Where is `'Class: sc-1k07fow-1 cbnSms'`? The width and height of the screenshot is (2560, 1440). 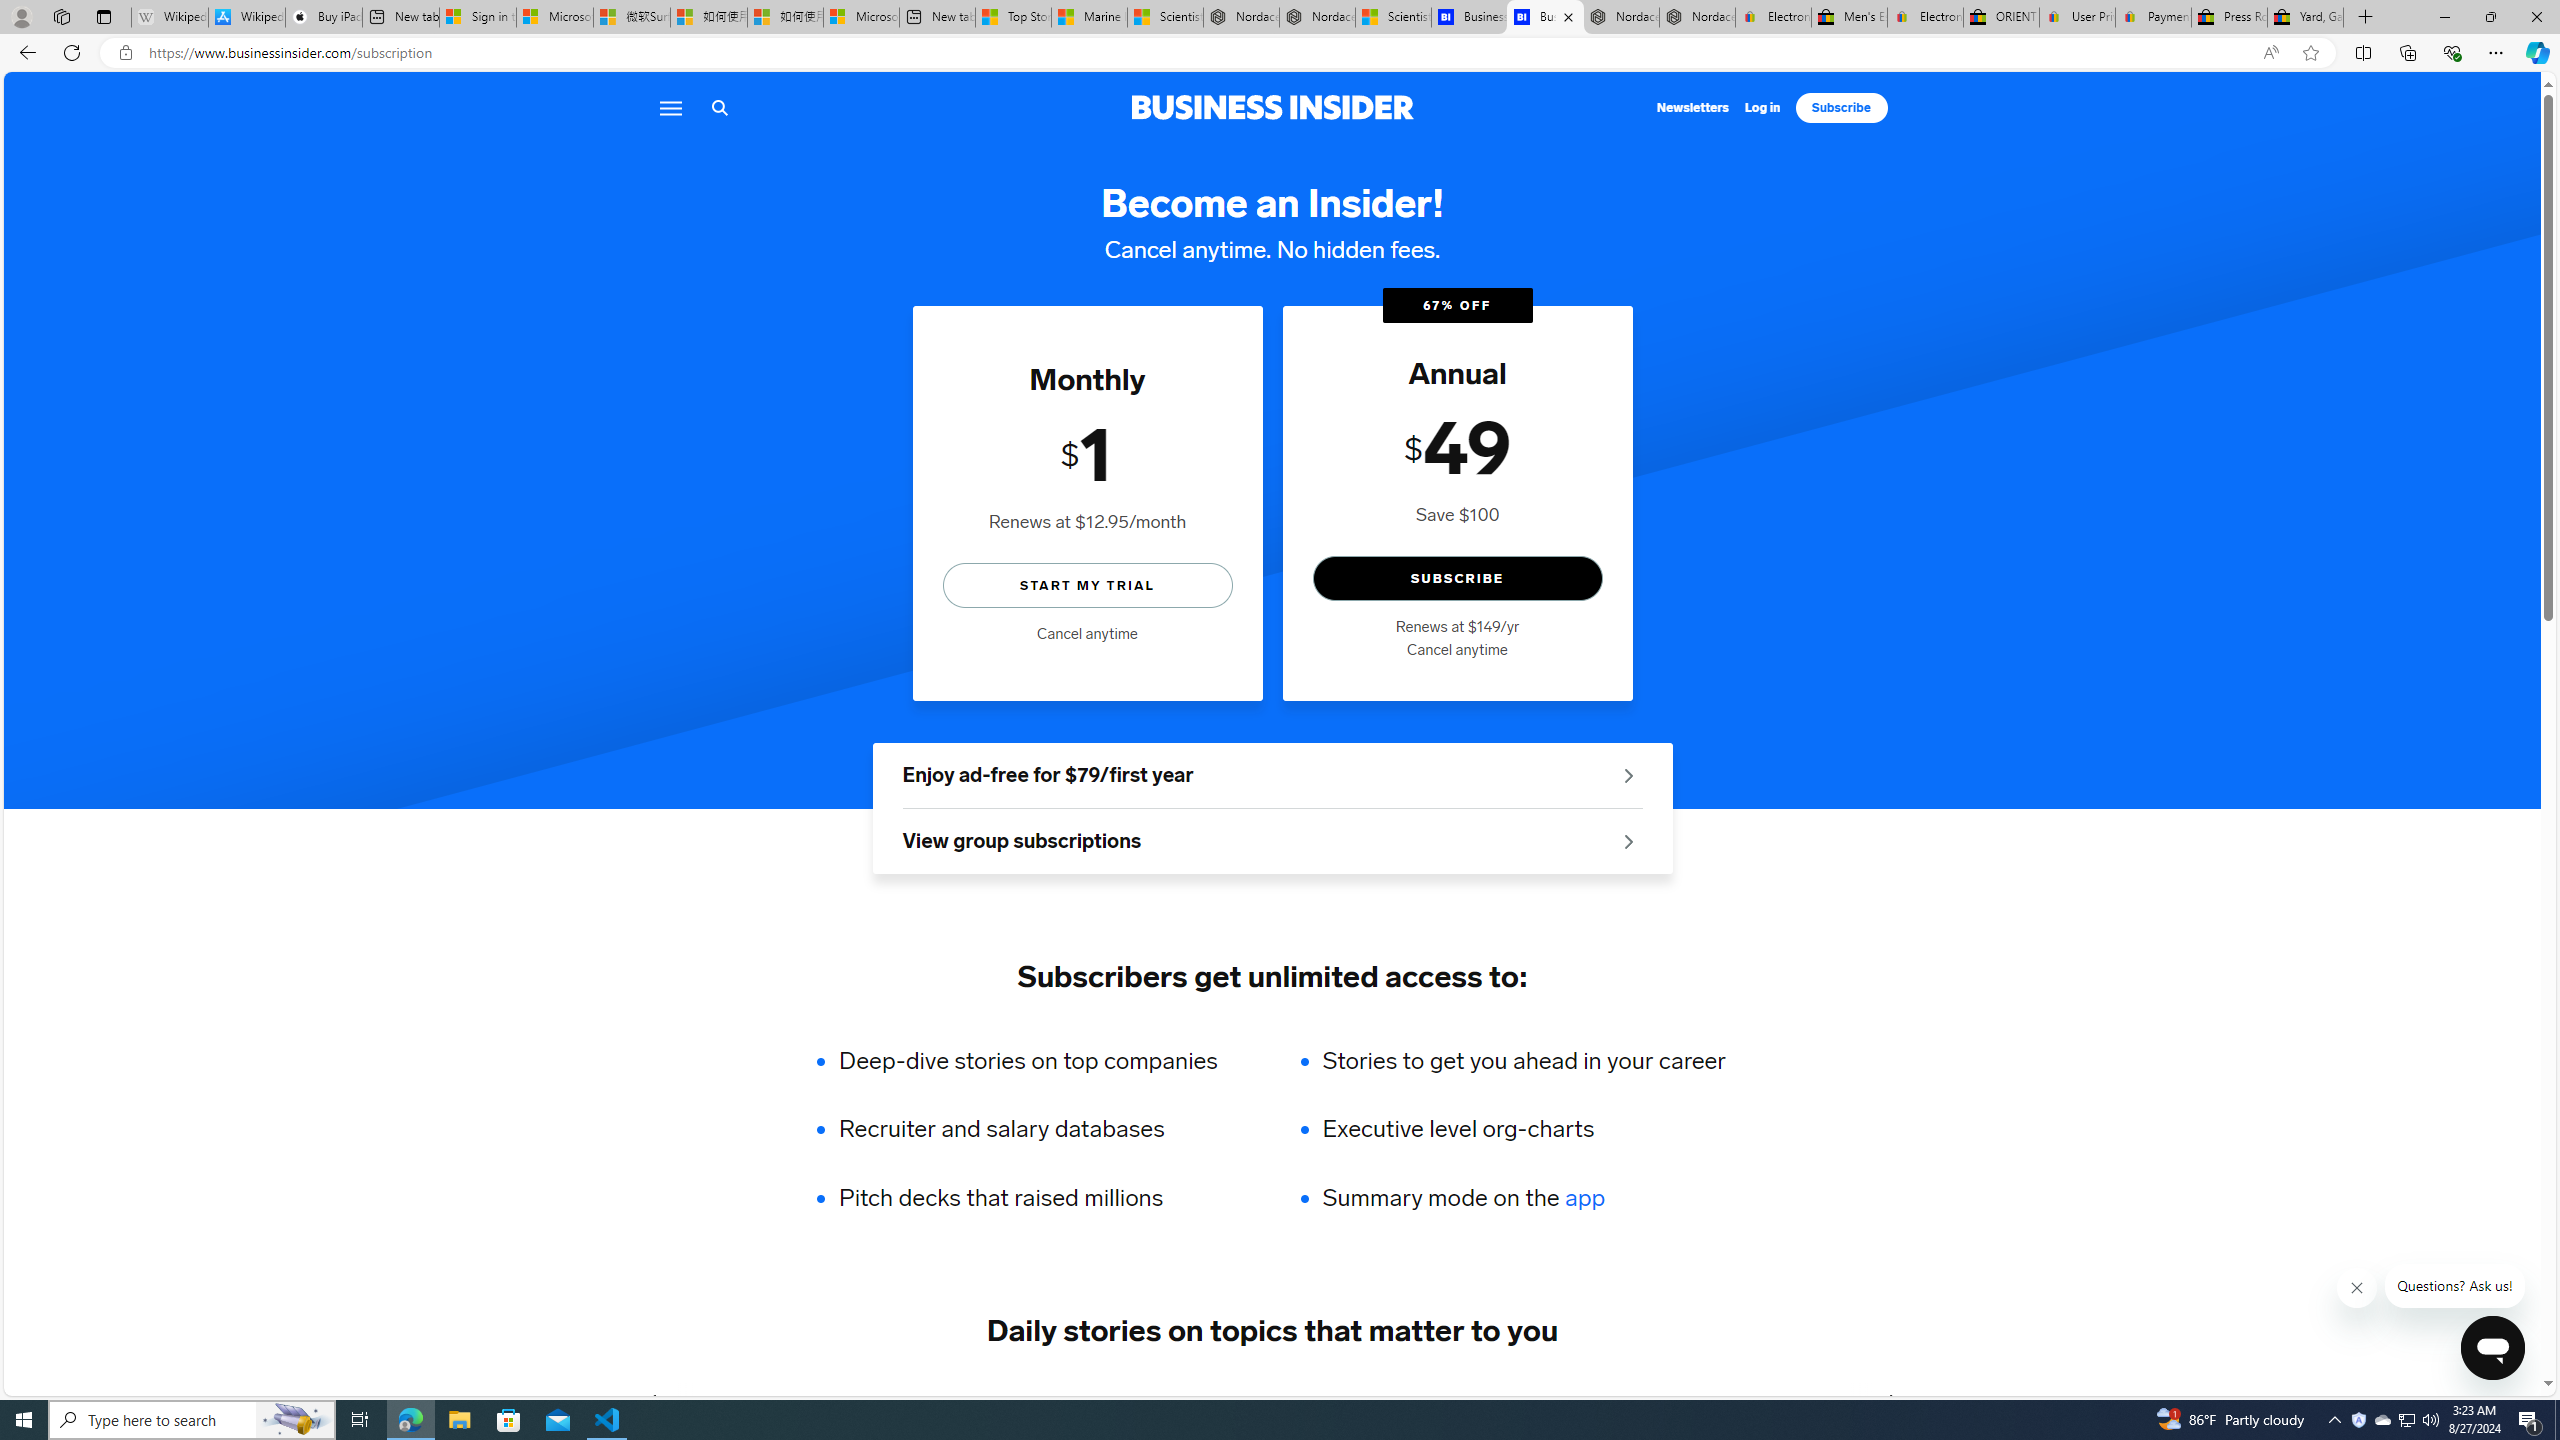 'Class: sc-1k07fow-1 cbnSms' is located at coordinates (2492, 1347).